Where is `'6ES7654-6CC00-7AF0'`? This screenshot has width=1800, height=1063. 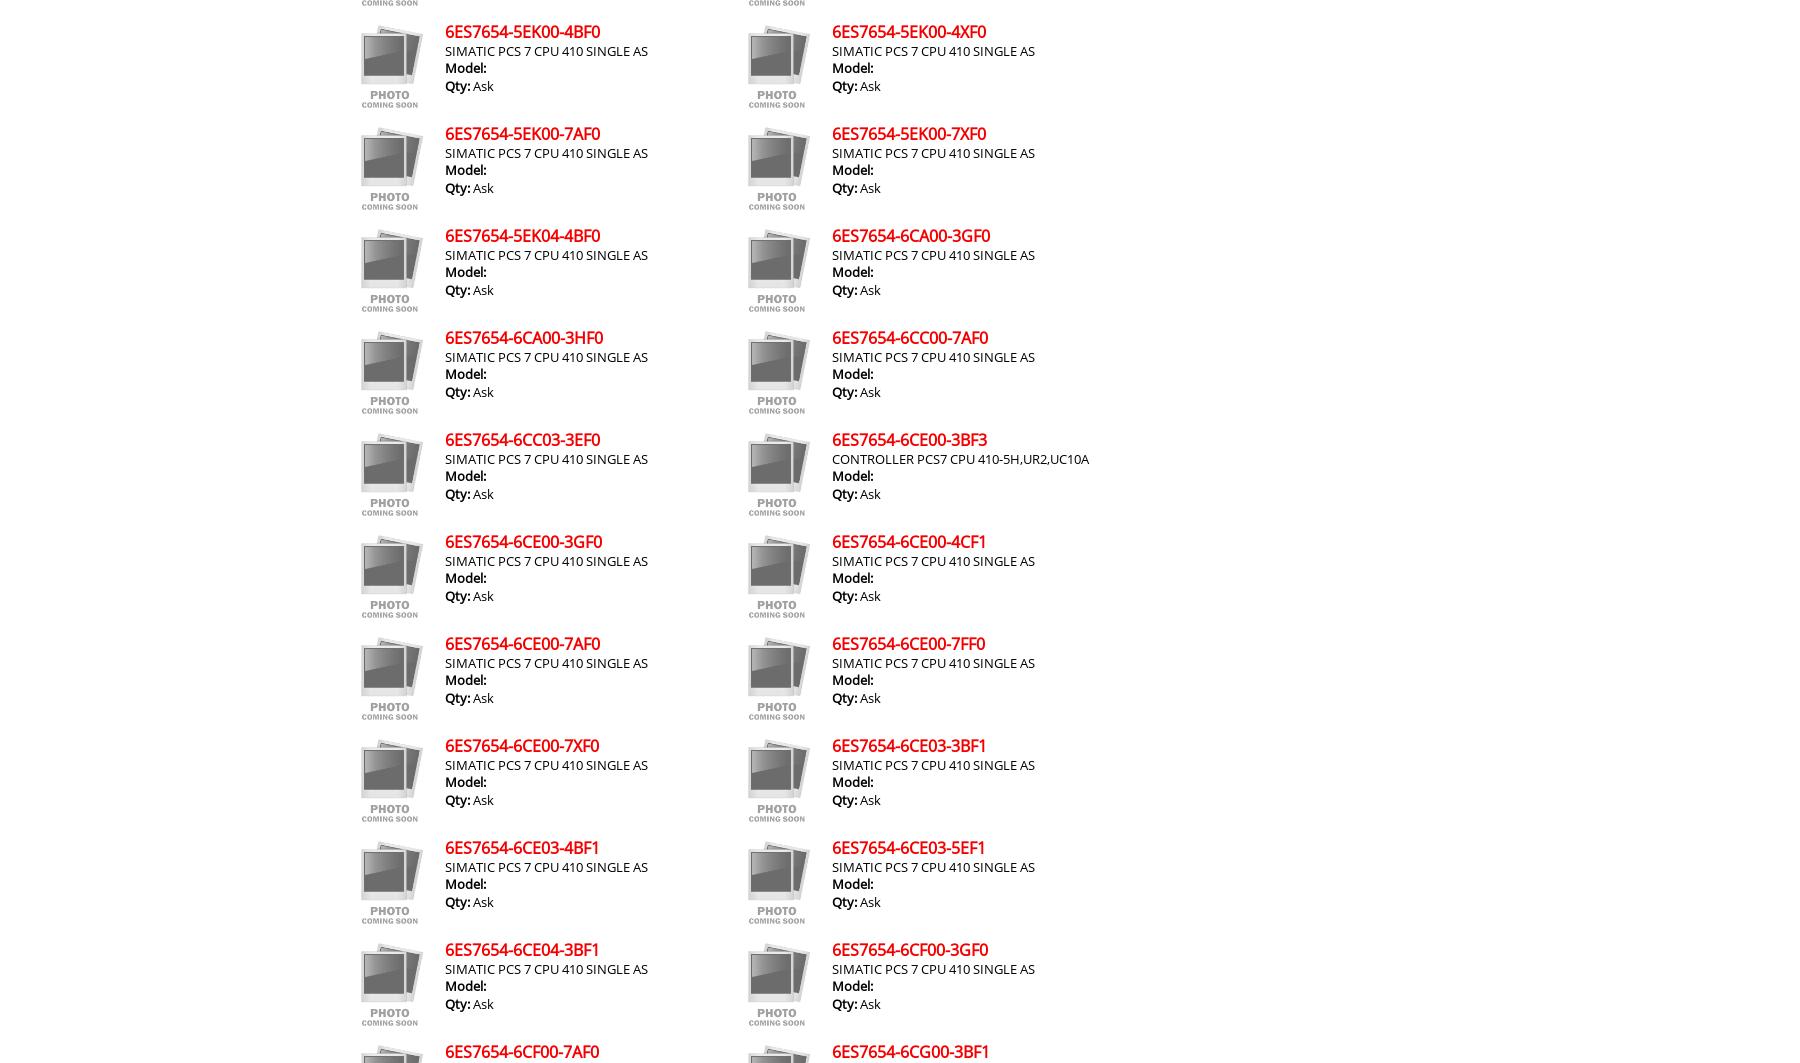
'6ES7654-6CC00-7AF0' is located at coordinates (908, 338).